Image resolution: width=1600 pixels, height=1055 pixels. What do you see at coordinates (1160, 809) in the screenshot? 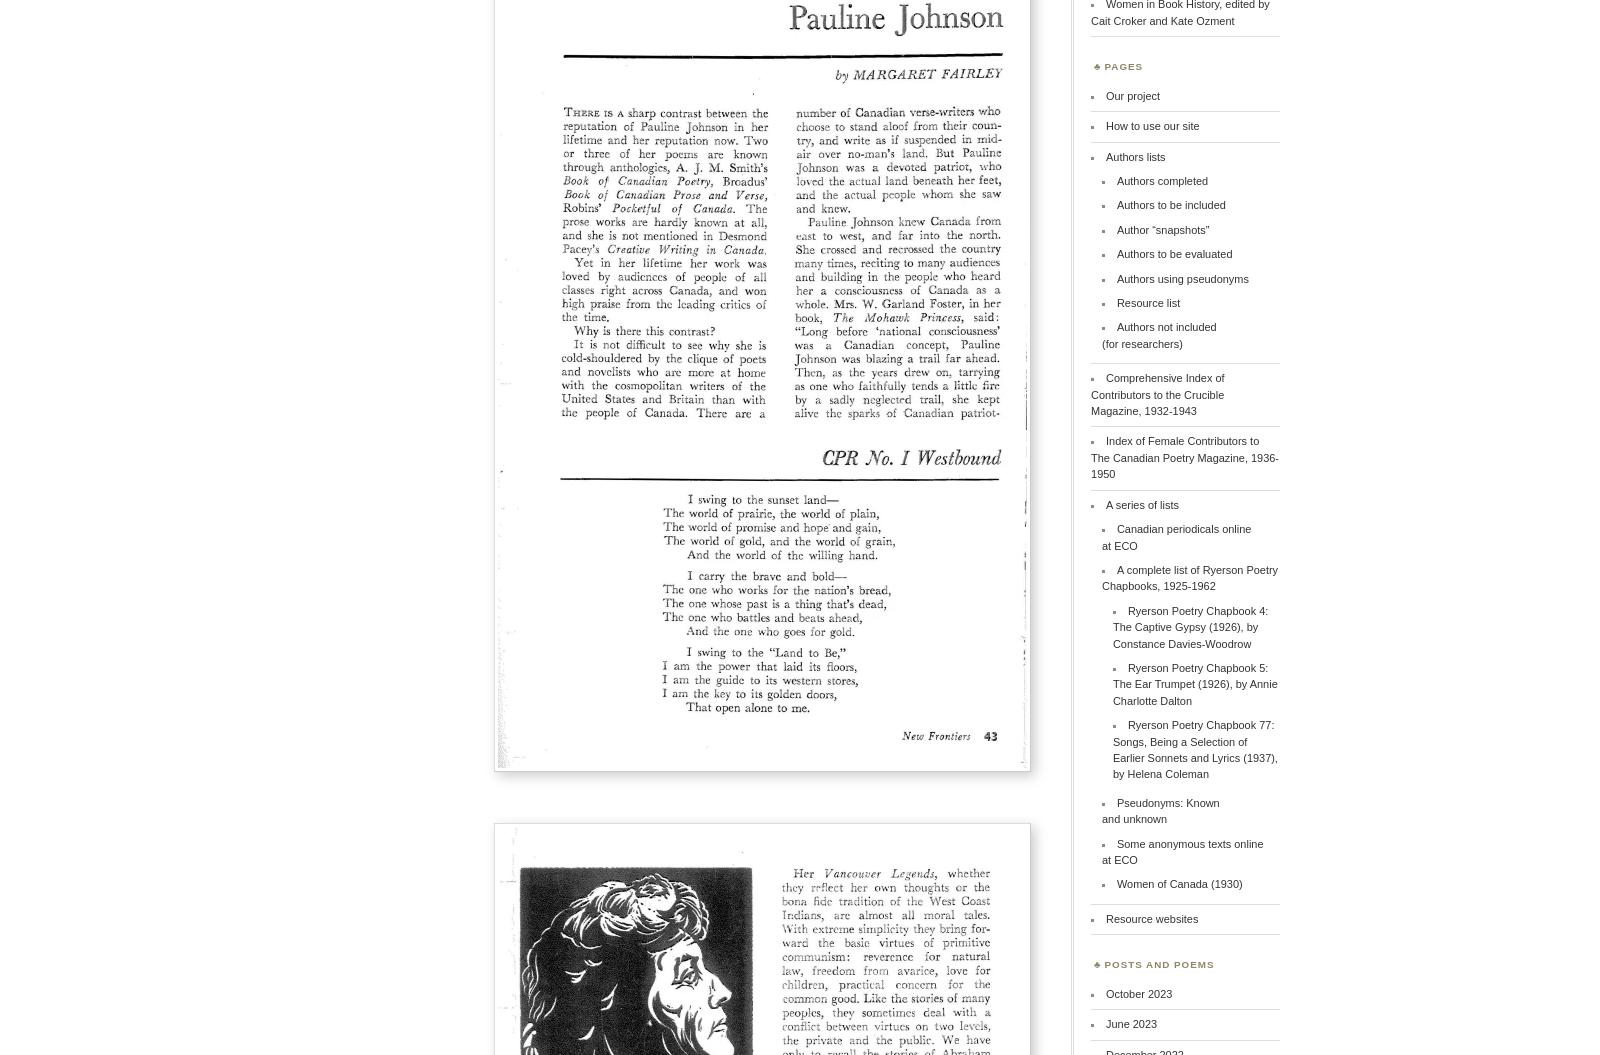
I see `'Pseudonyms: Known and unknown'` at bounding box center [1160, 809].